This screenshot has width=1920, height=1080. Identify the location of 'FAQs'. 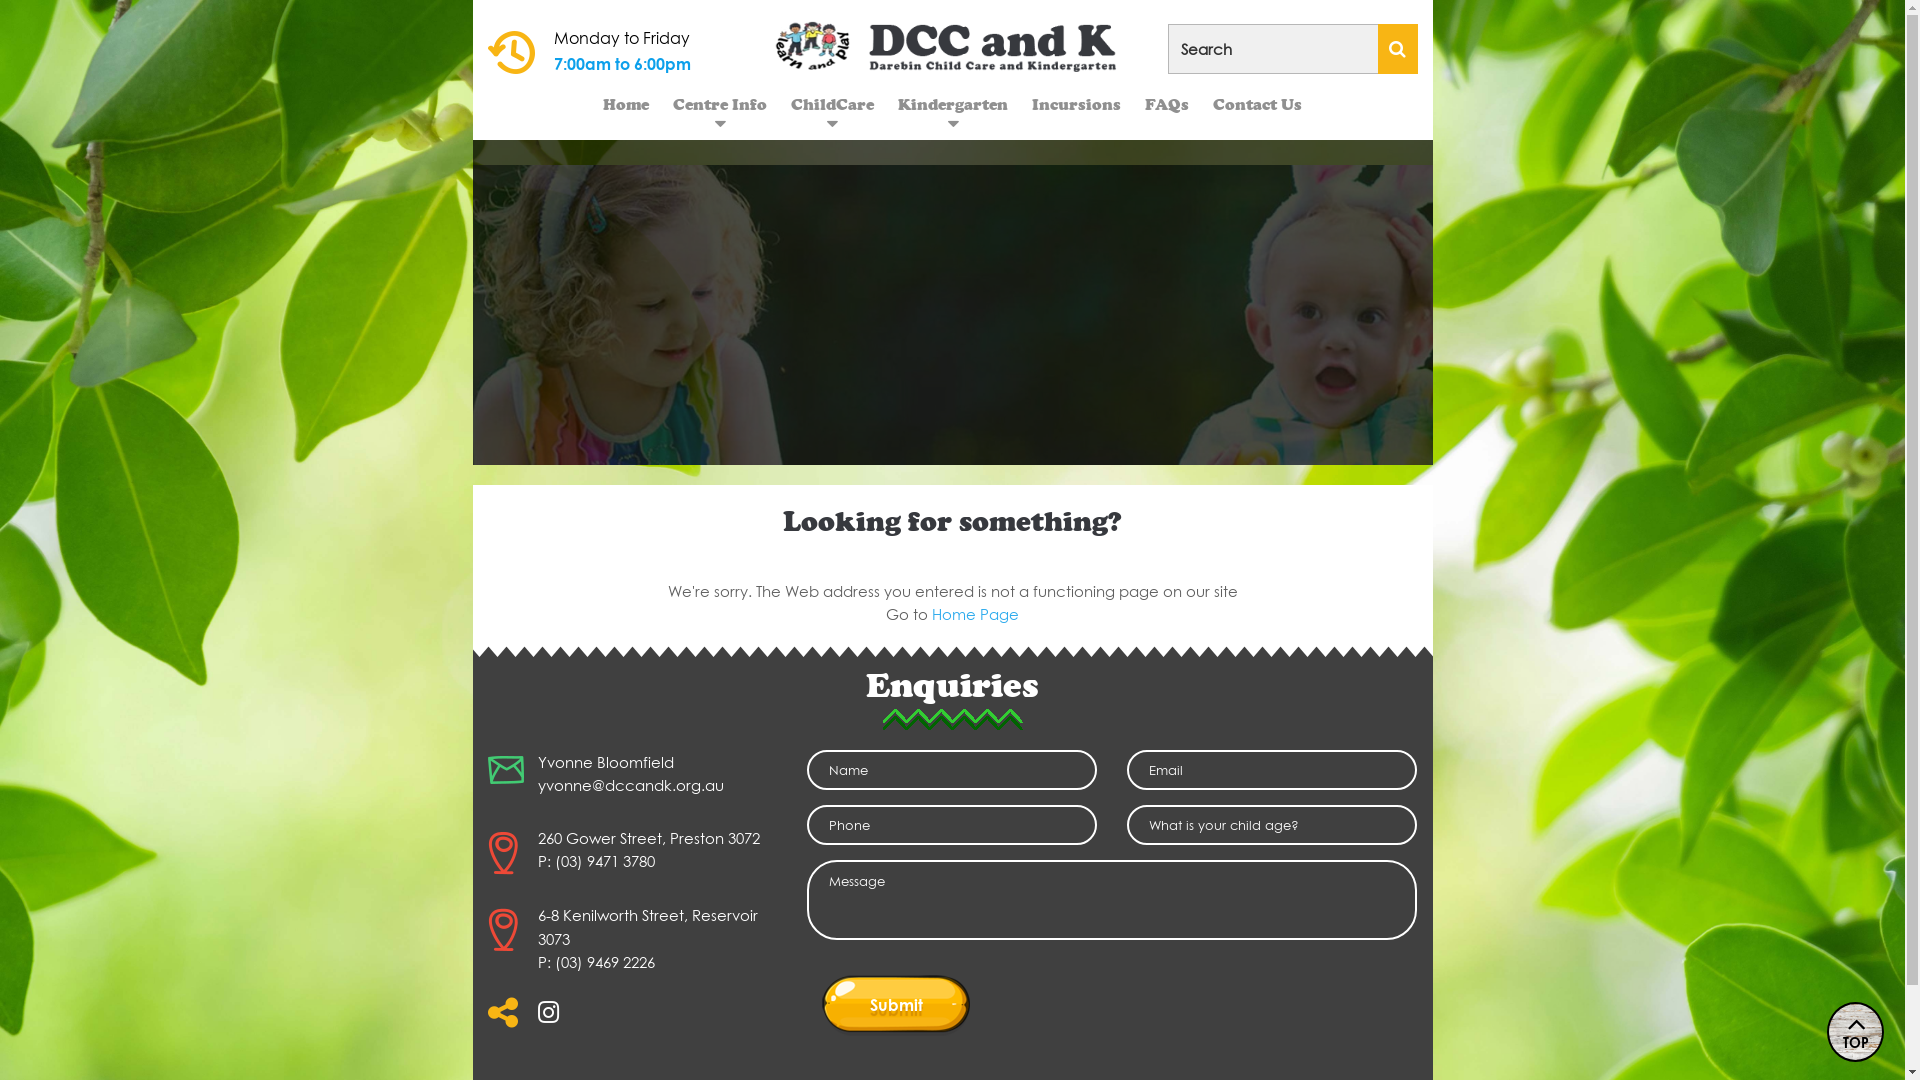
(1132, 104).